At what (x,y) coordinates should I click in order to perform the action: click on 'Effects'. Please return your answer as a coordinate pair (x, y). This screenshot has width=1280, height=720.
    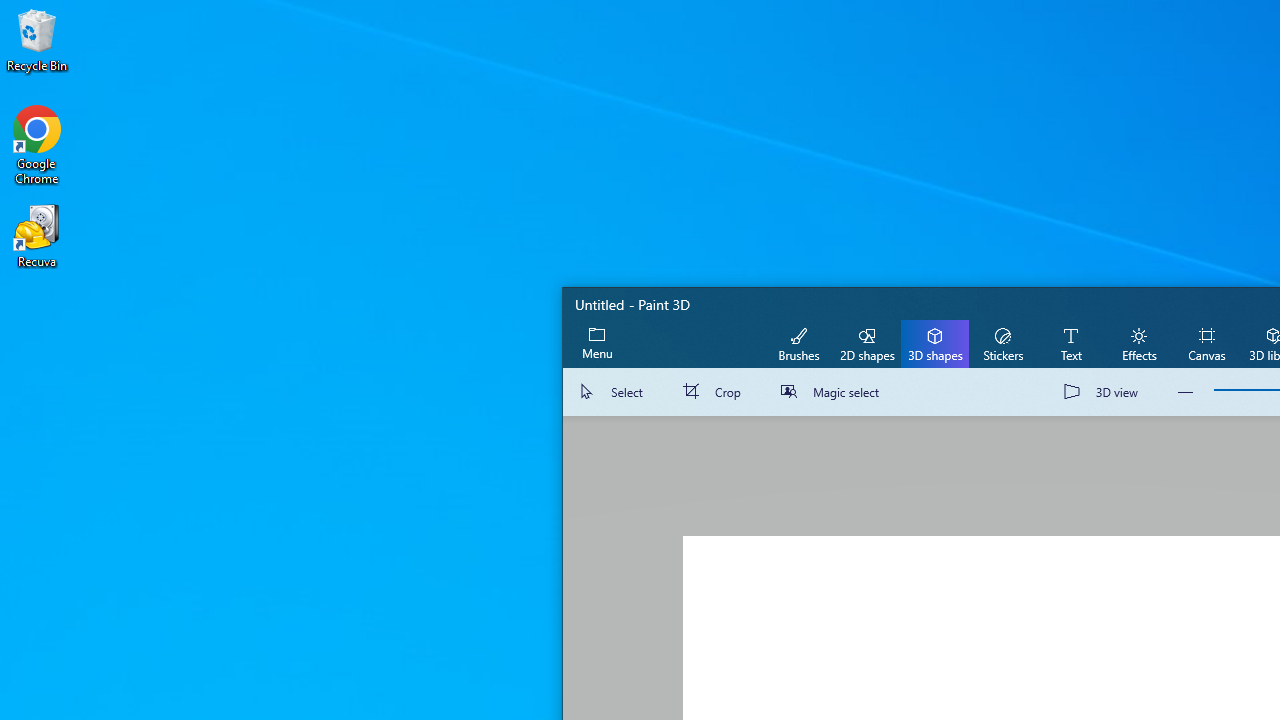
    Looking at the image, I should click on (1138, 342).